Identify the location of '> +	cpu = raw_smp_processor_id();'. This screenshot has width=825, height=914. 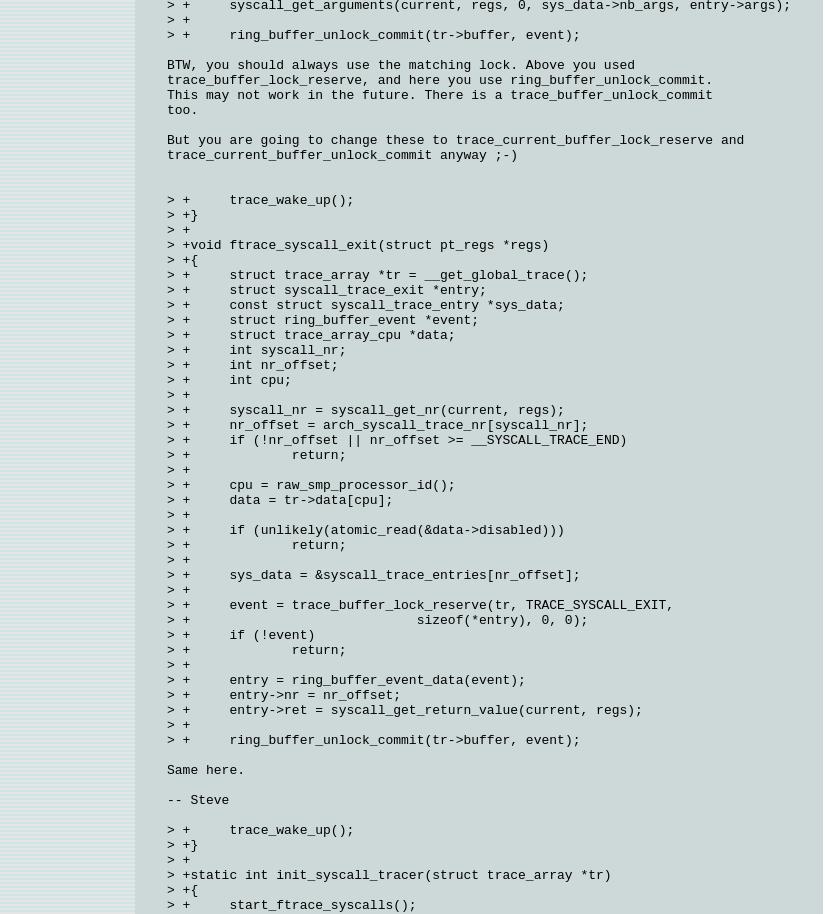
(166, 485).